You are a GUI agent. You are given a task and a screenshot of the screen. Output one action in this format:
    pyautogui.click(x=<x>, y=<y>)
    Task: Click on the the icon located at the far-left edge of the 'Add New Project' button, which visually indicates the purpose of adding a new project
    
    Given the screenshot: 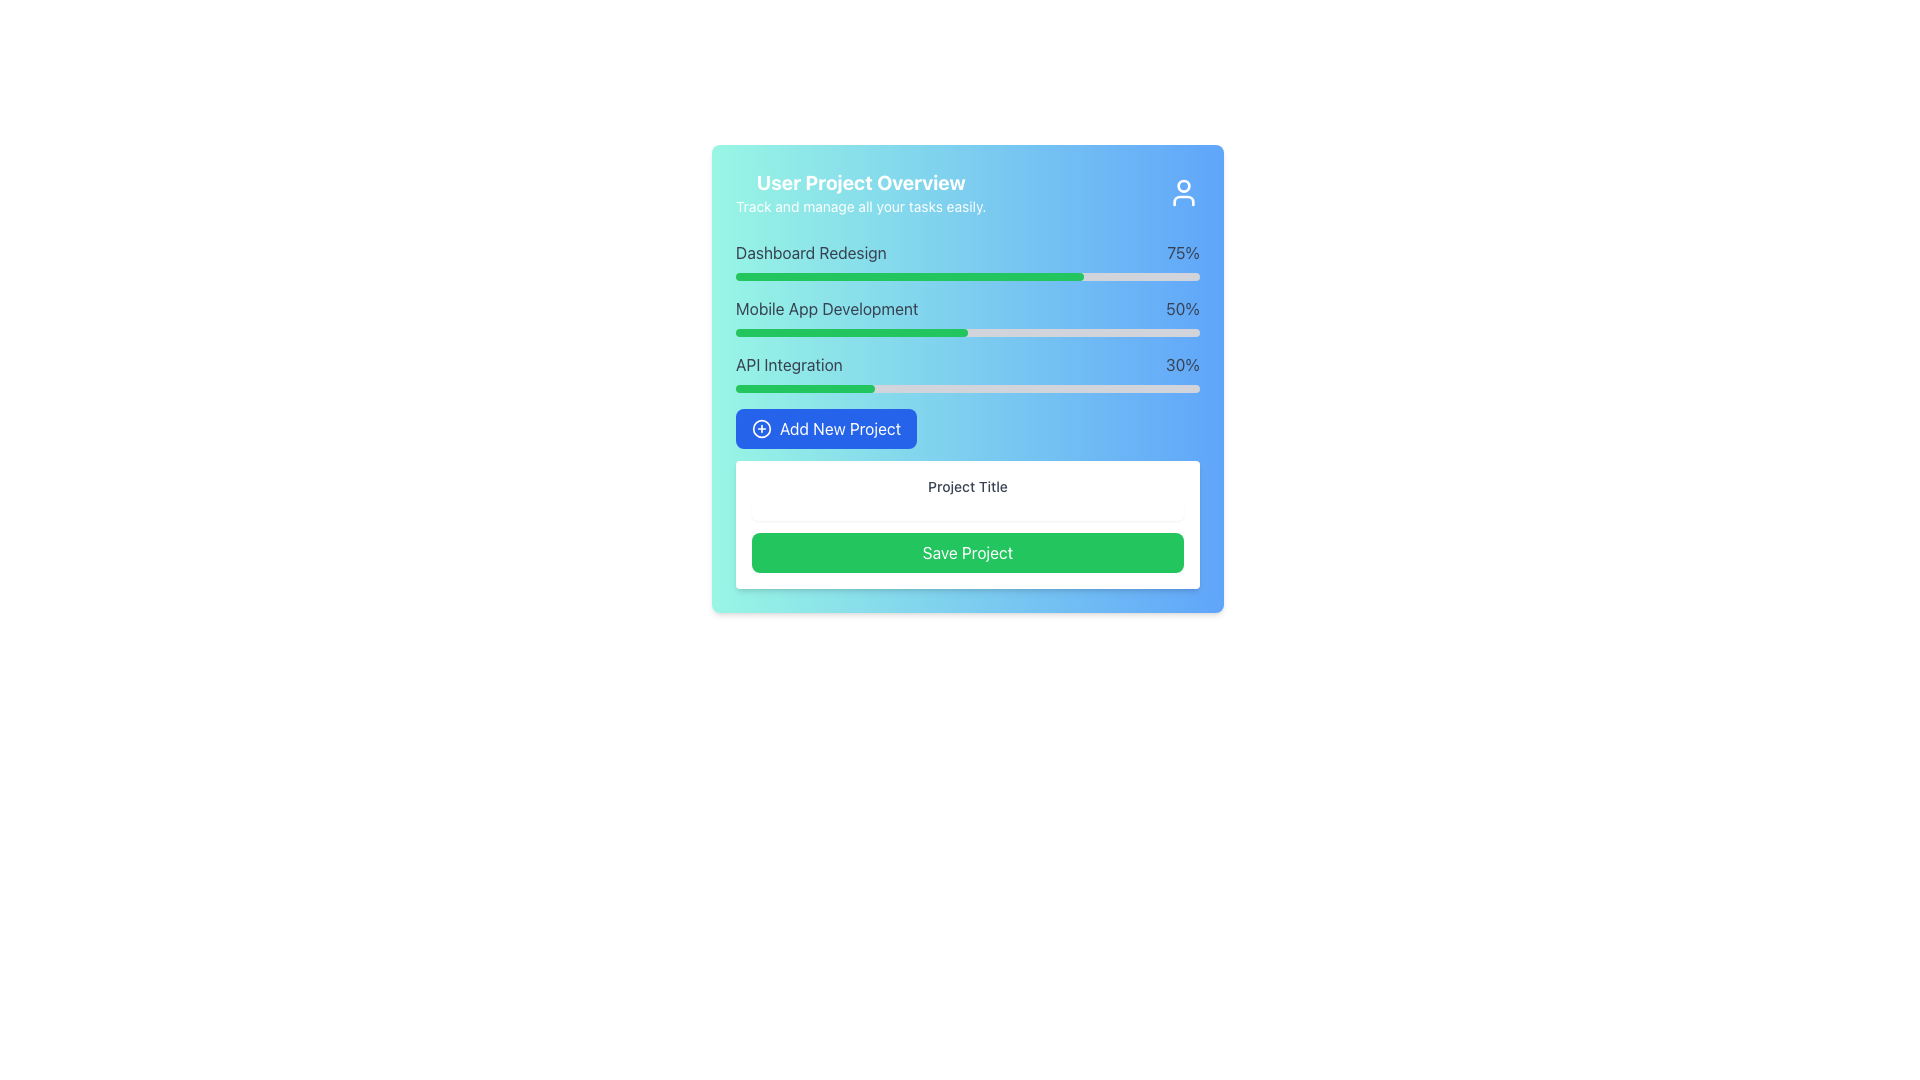 What is the action you would take?
    pyautogui.click(x=761, y=427)
    